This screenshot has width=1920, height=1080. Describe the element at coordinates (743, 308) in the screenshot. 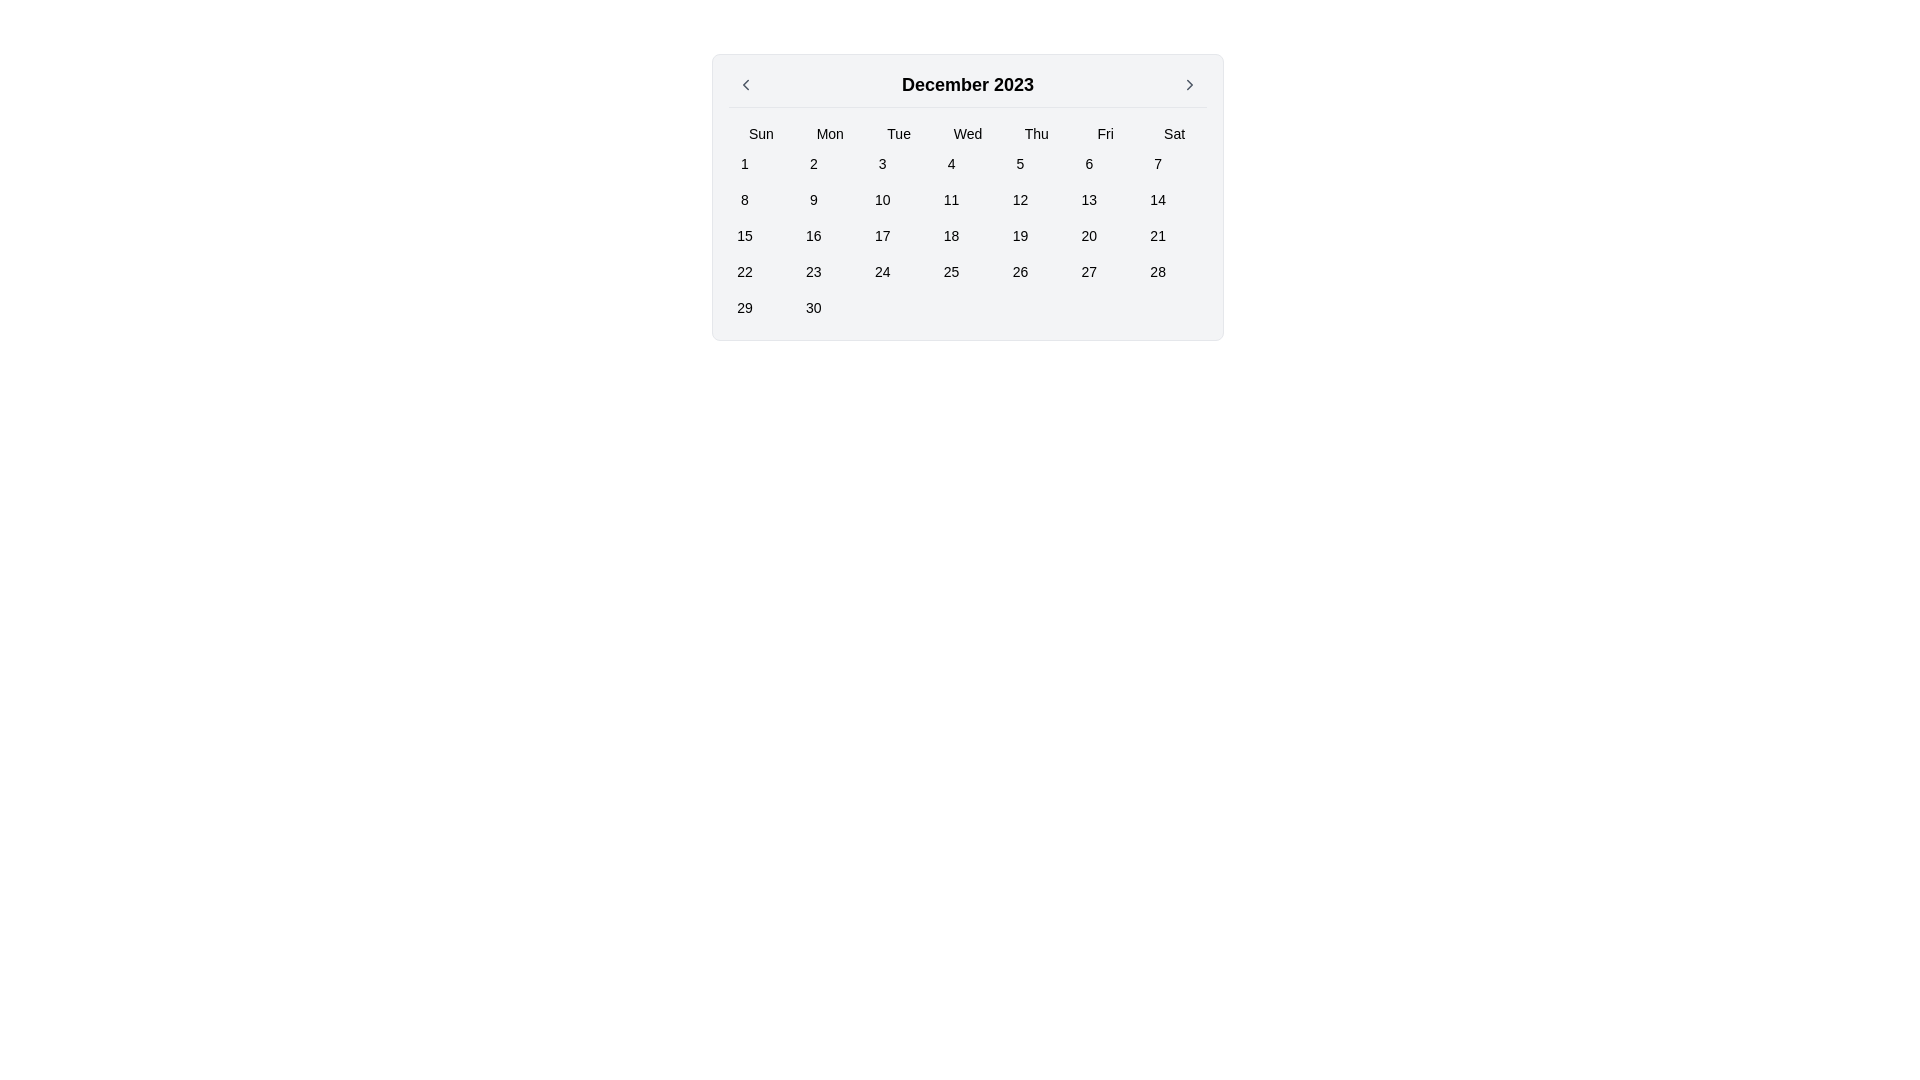

I see `the square-shaped button displaying the number '29'` at that location.